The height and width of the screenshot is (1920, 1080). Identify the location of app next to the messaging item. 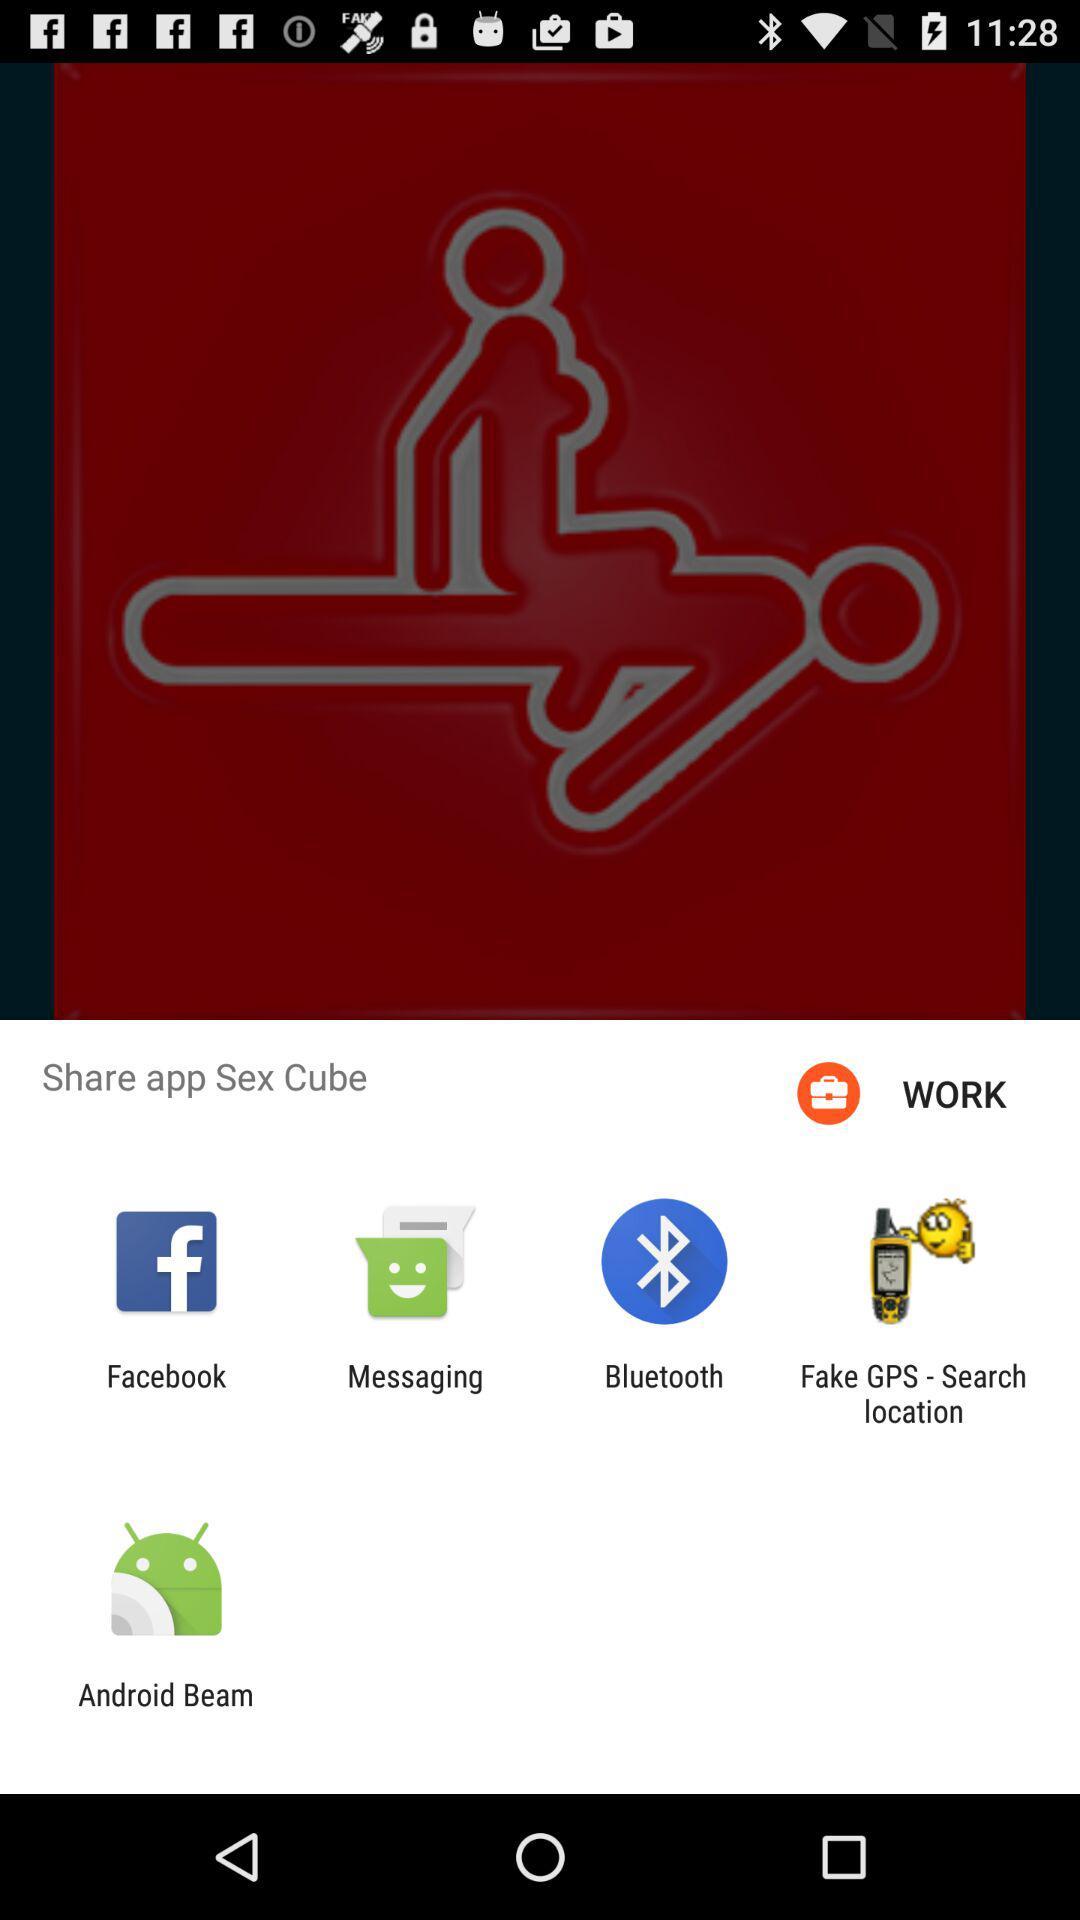
(165, 1392).